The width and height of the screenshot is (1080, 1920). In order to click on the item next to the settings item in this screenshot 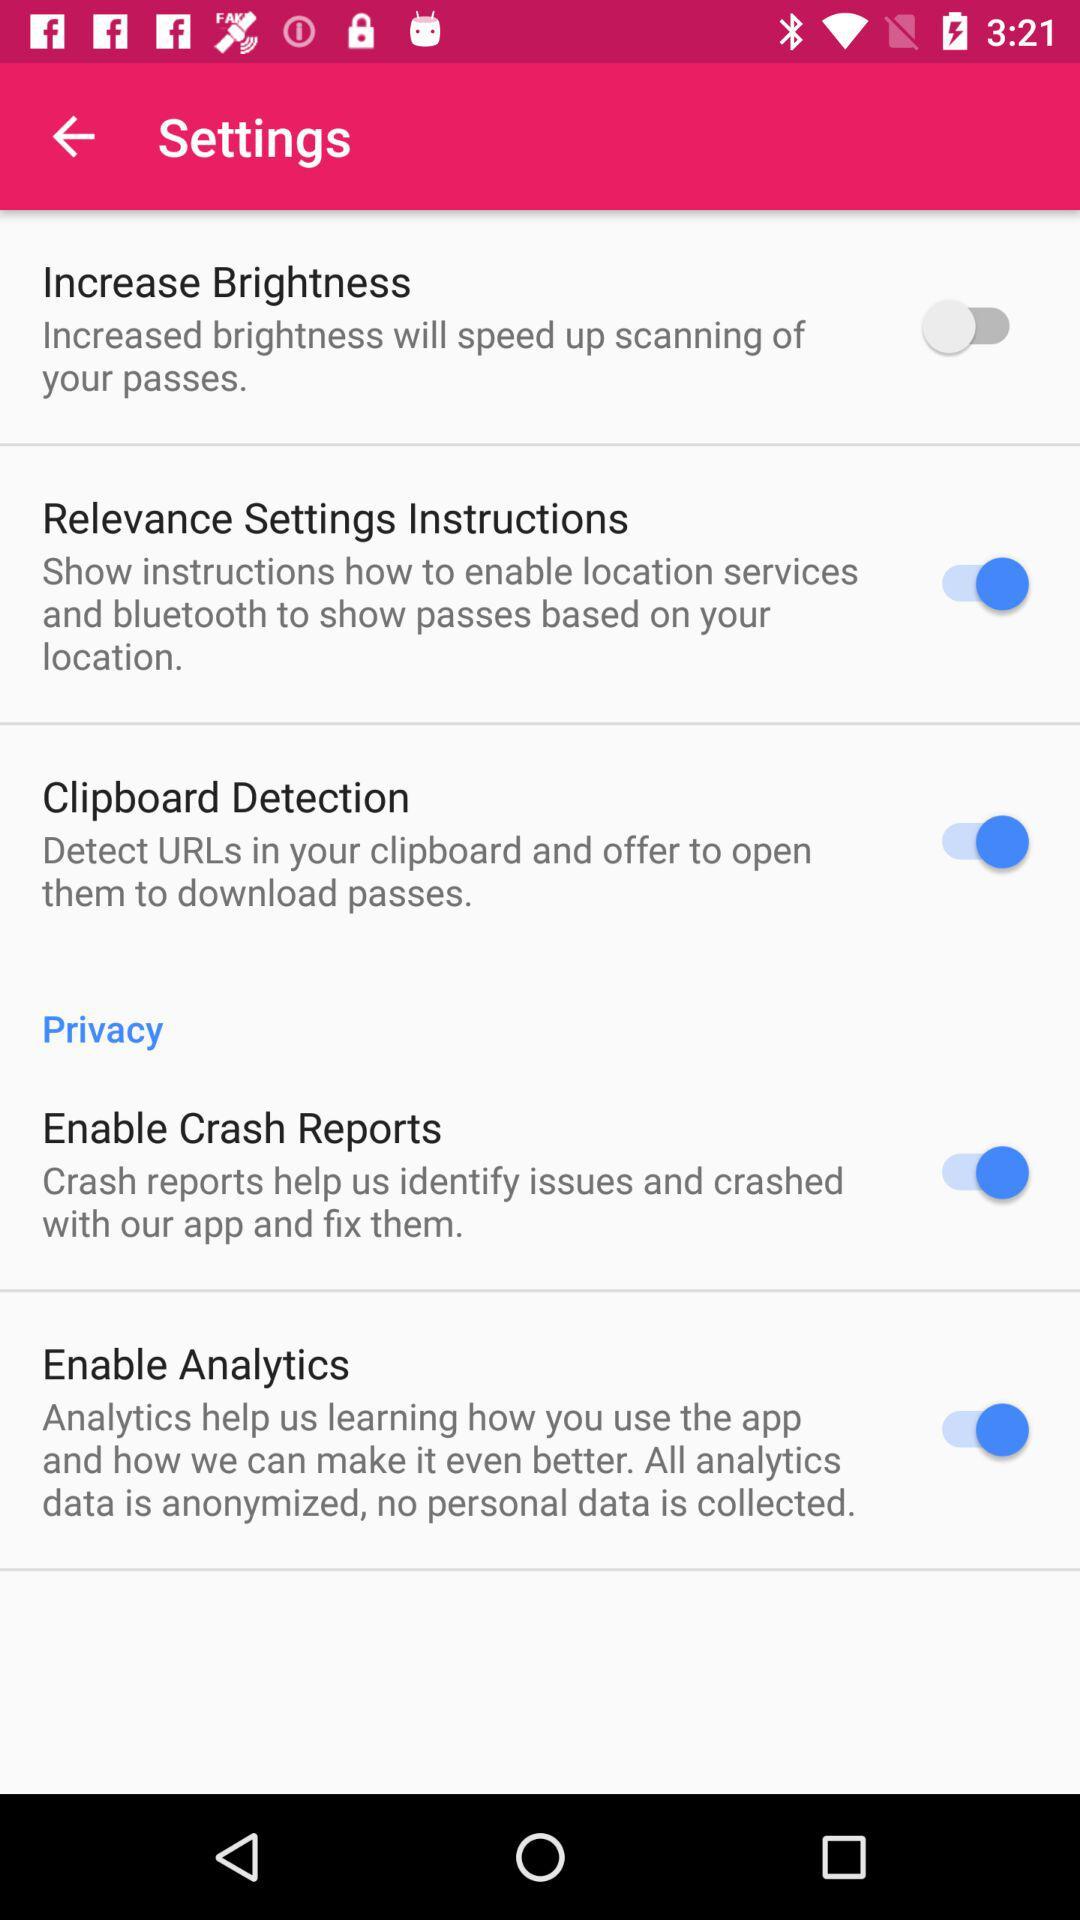, I will do `click(72, 135)`.